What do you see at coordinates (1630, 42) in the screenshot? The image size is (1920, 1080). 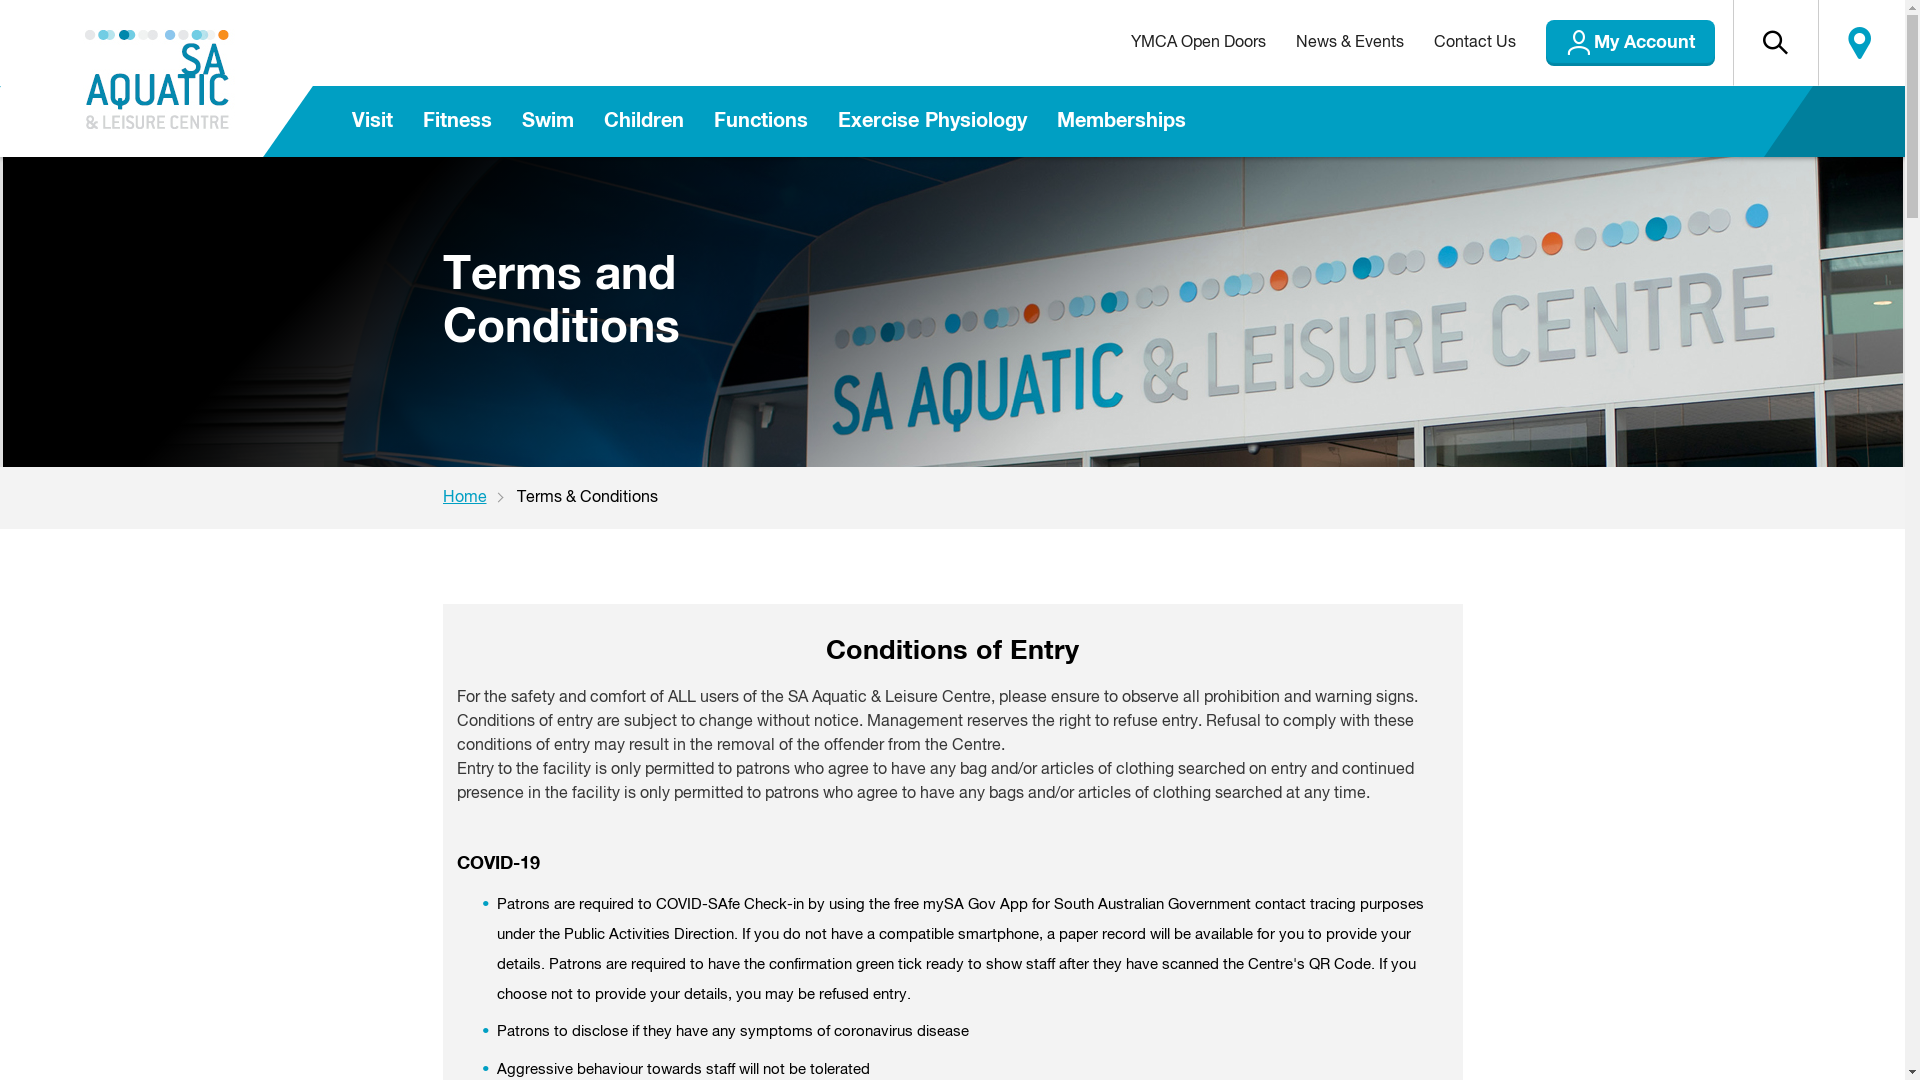 I see `'My Account'` at bounding box center [1630, 42].